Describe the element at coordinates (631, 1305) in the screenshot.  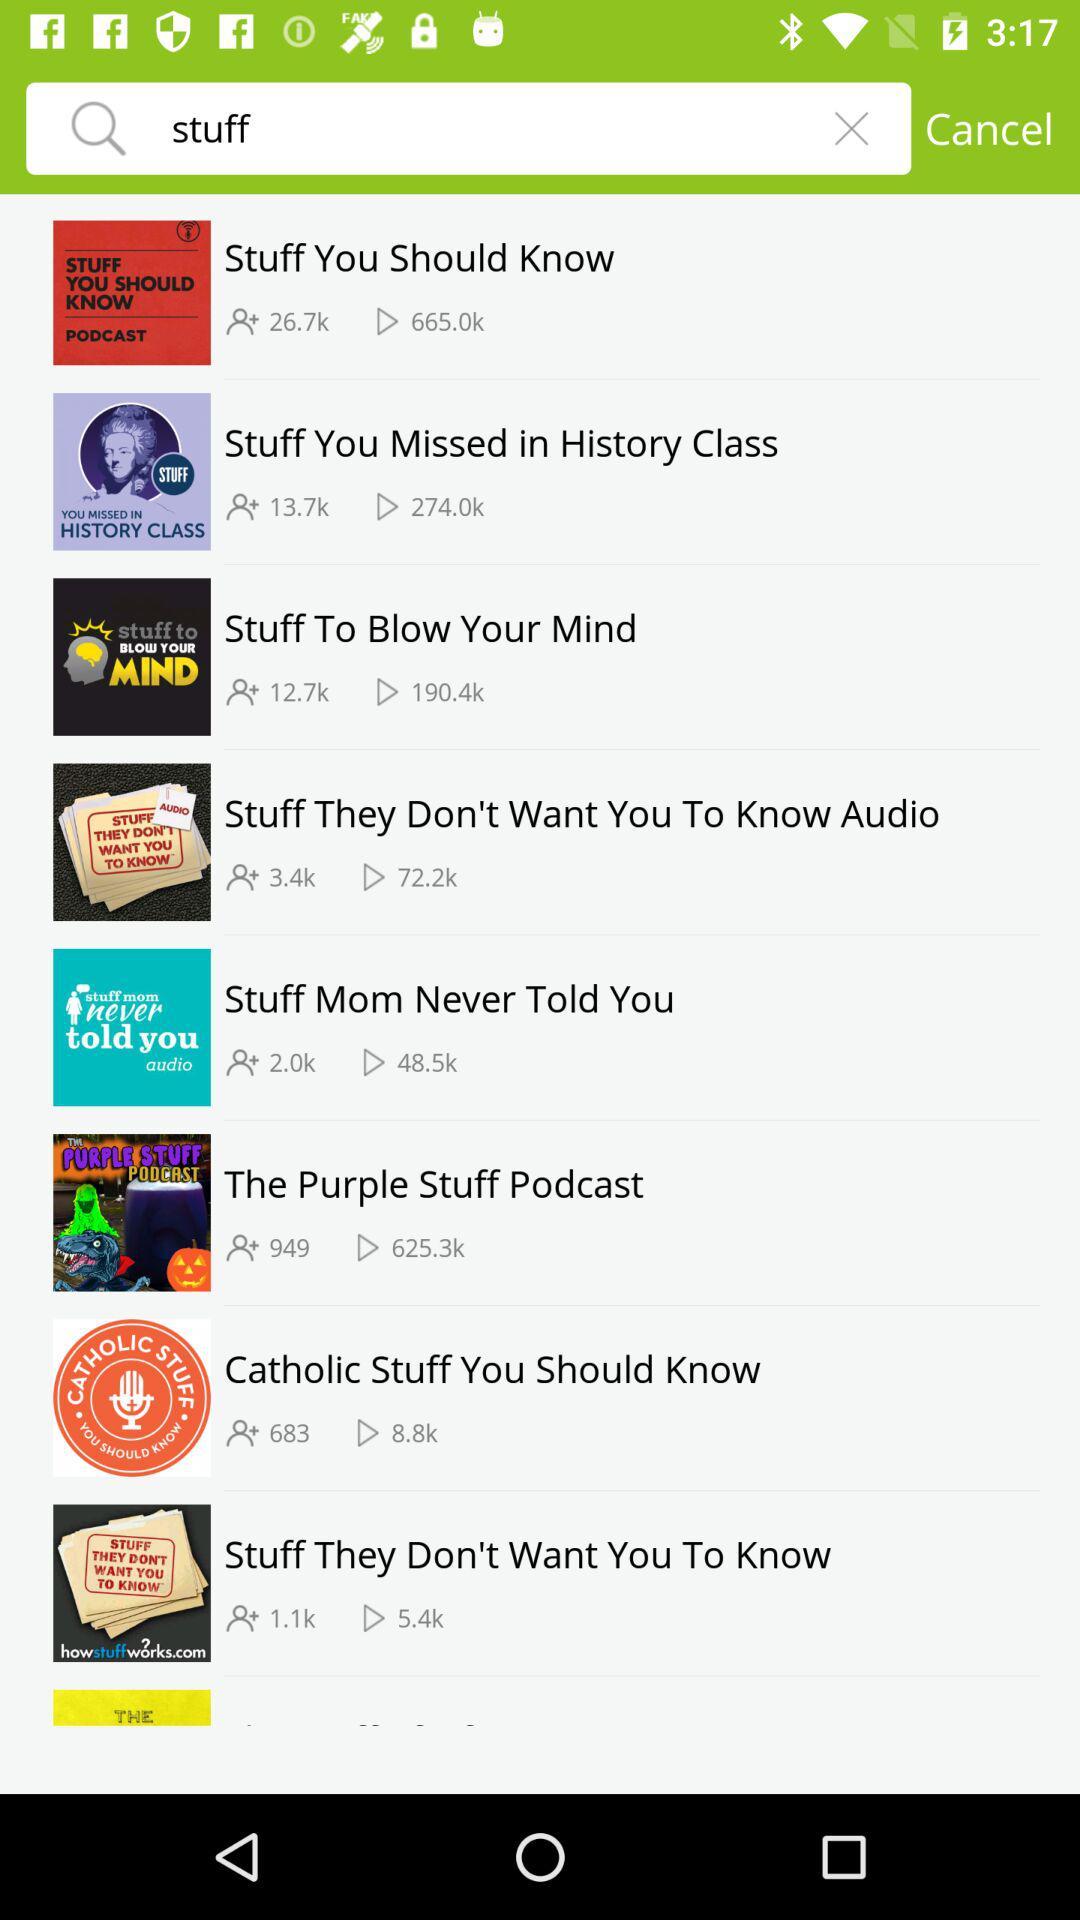
I see `item above the catholic stuff you item` at that location.